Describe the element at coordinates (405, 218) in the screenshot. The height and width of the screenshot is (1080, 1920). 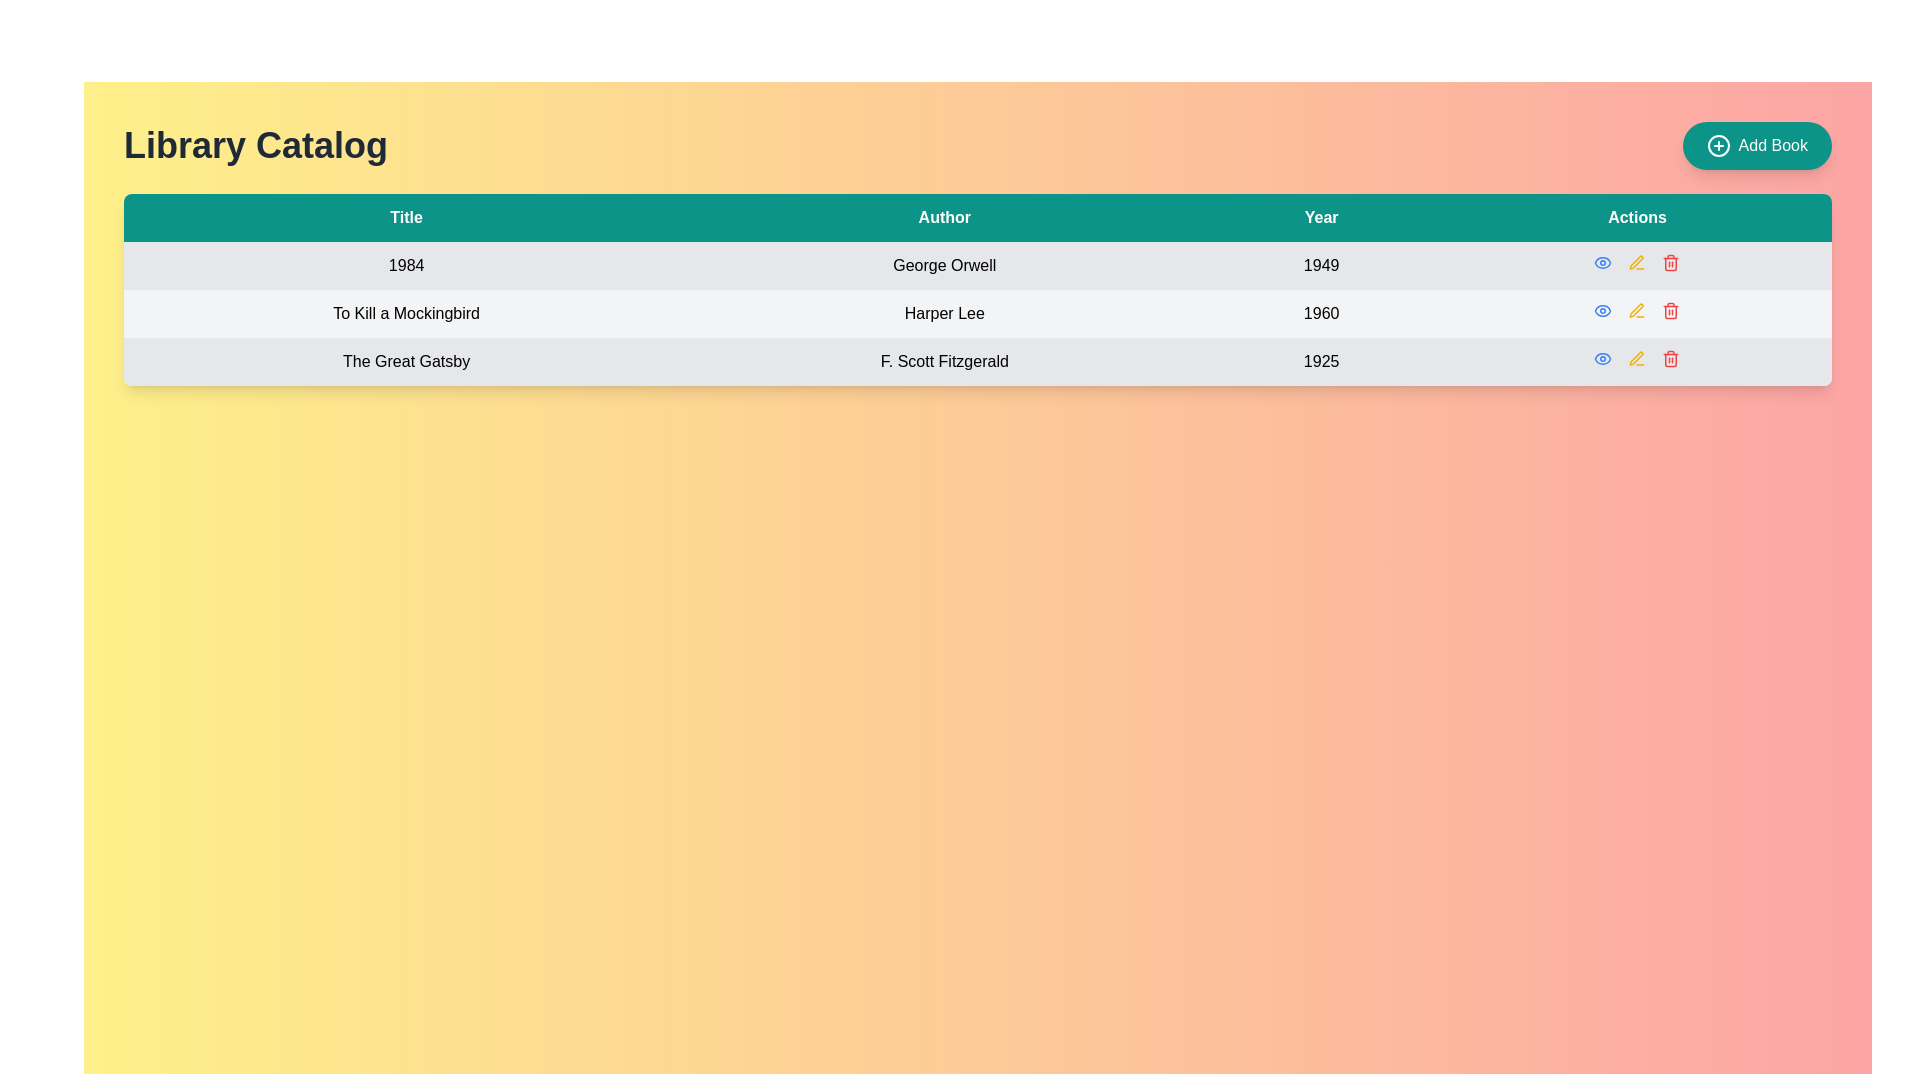
I see `text in the first table header cell, which identifies the content of the column for book titles` at that location.